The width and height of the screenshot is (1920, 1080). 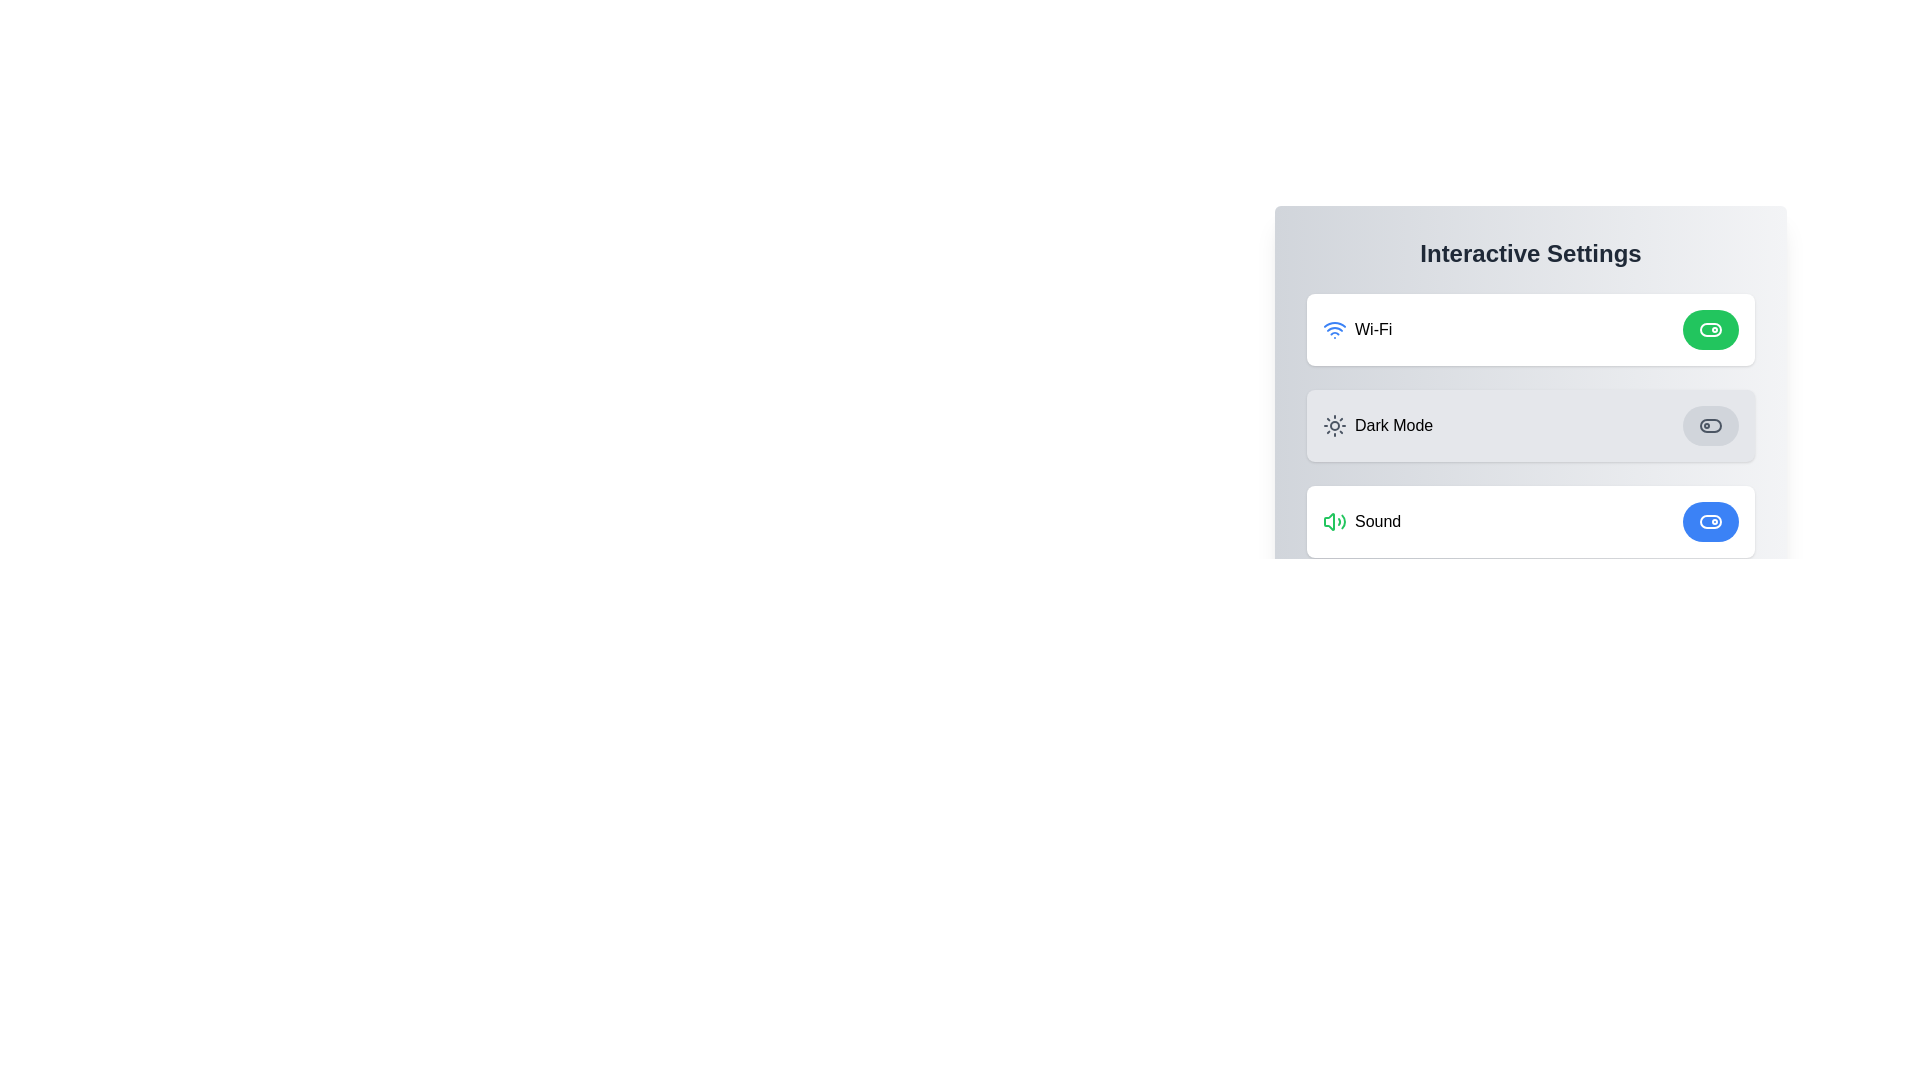 I want to click on the blue Wi-Fi icon located on the left side of the 'Wi-Fi' row in the interactive settings panel, so click(x=1334, y=329).